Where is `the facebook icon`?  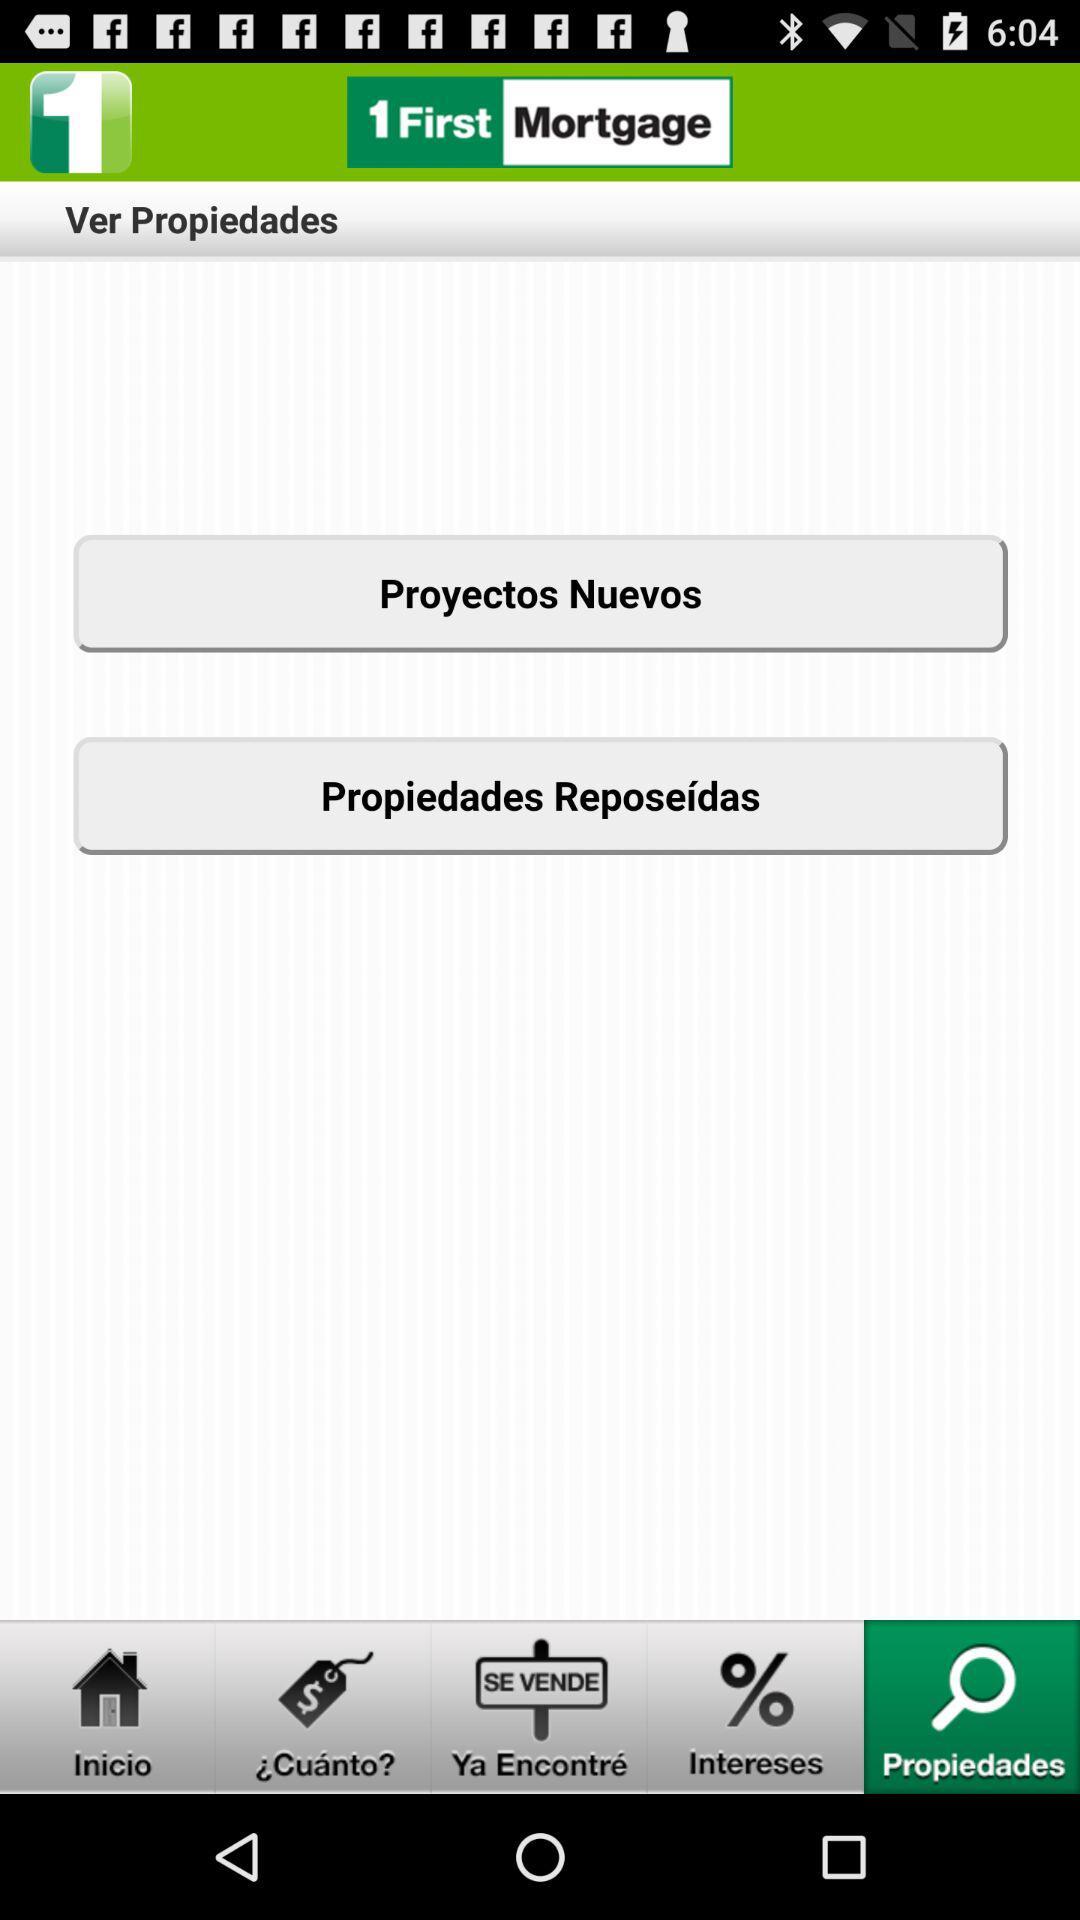 the facebook icon is located at coordinates (80, 129).